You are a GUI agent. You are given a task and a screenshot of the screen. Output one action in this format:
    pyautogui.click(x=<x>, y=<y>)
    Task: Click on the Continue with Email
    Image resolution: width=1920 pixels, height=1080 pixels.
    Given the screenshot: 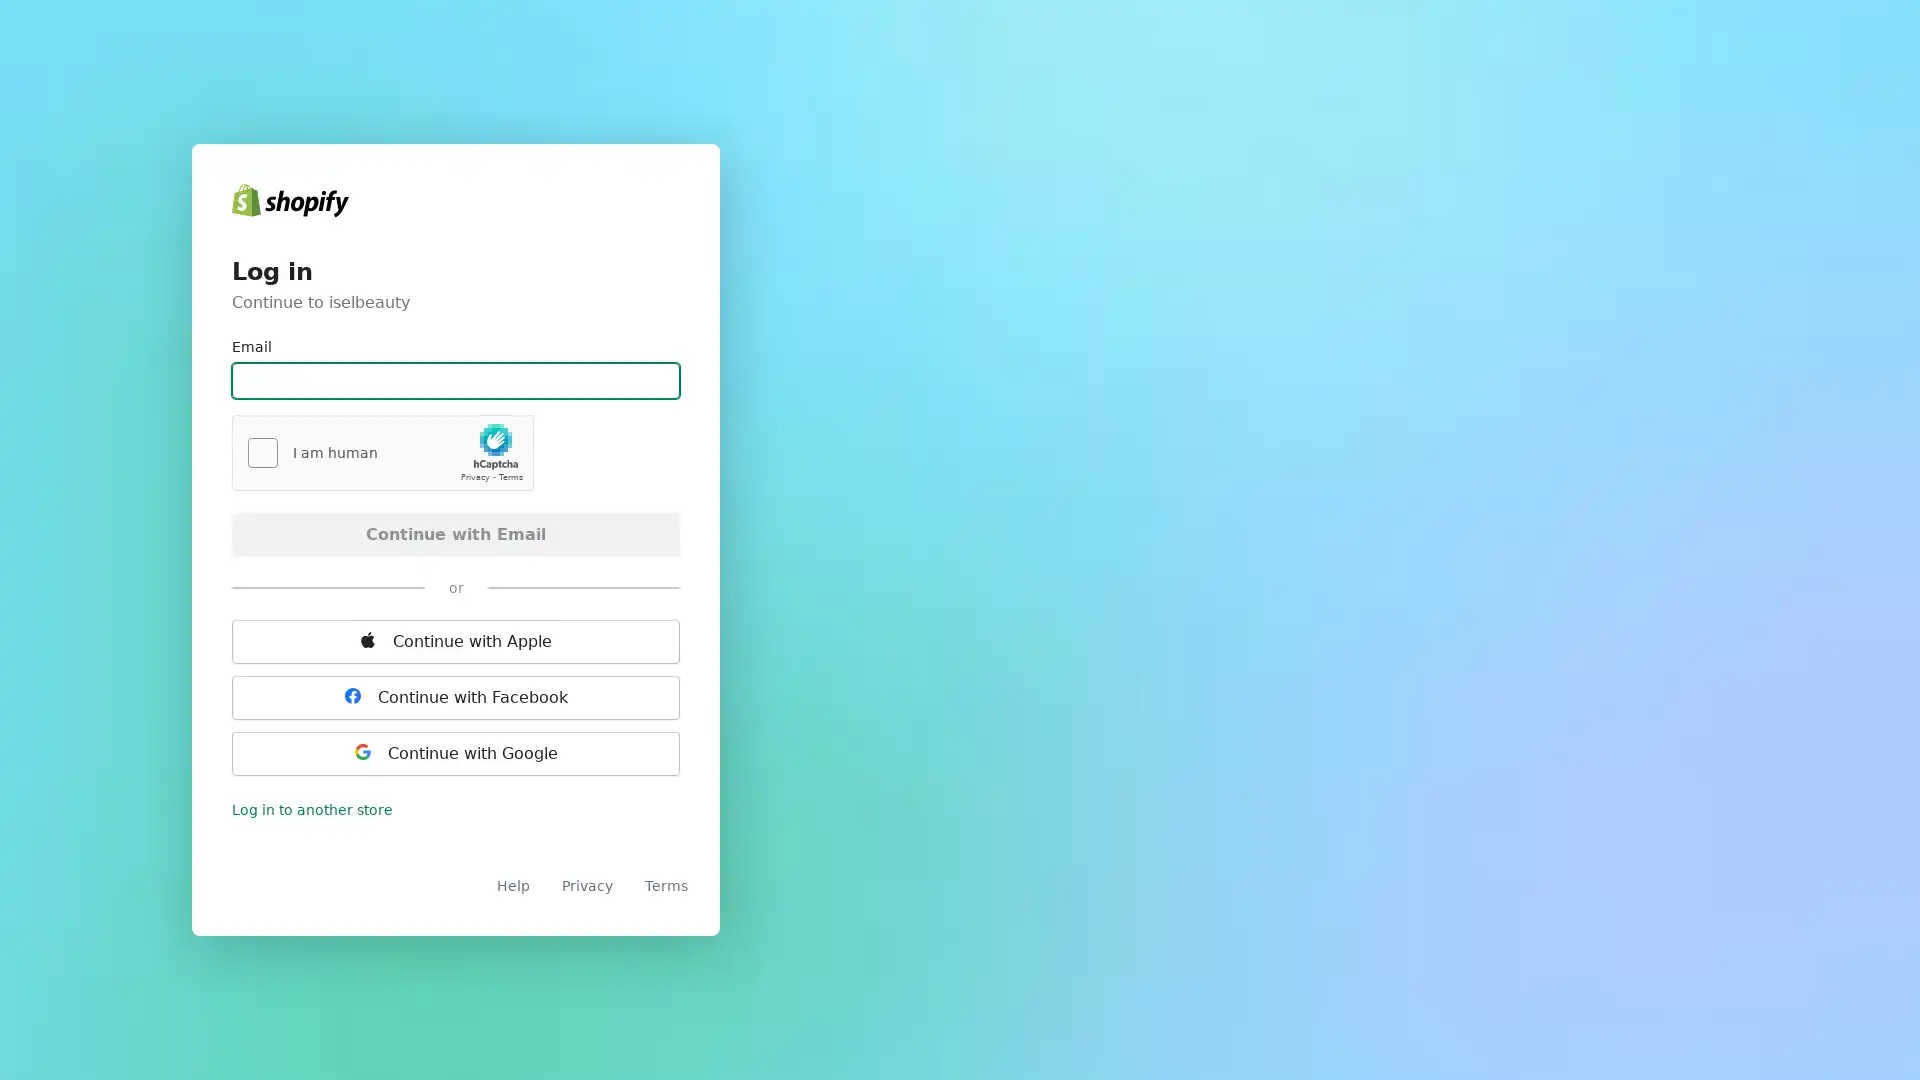 What is the action you would take?
    pyautogui.click(x=455, y=532)
    